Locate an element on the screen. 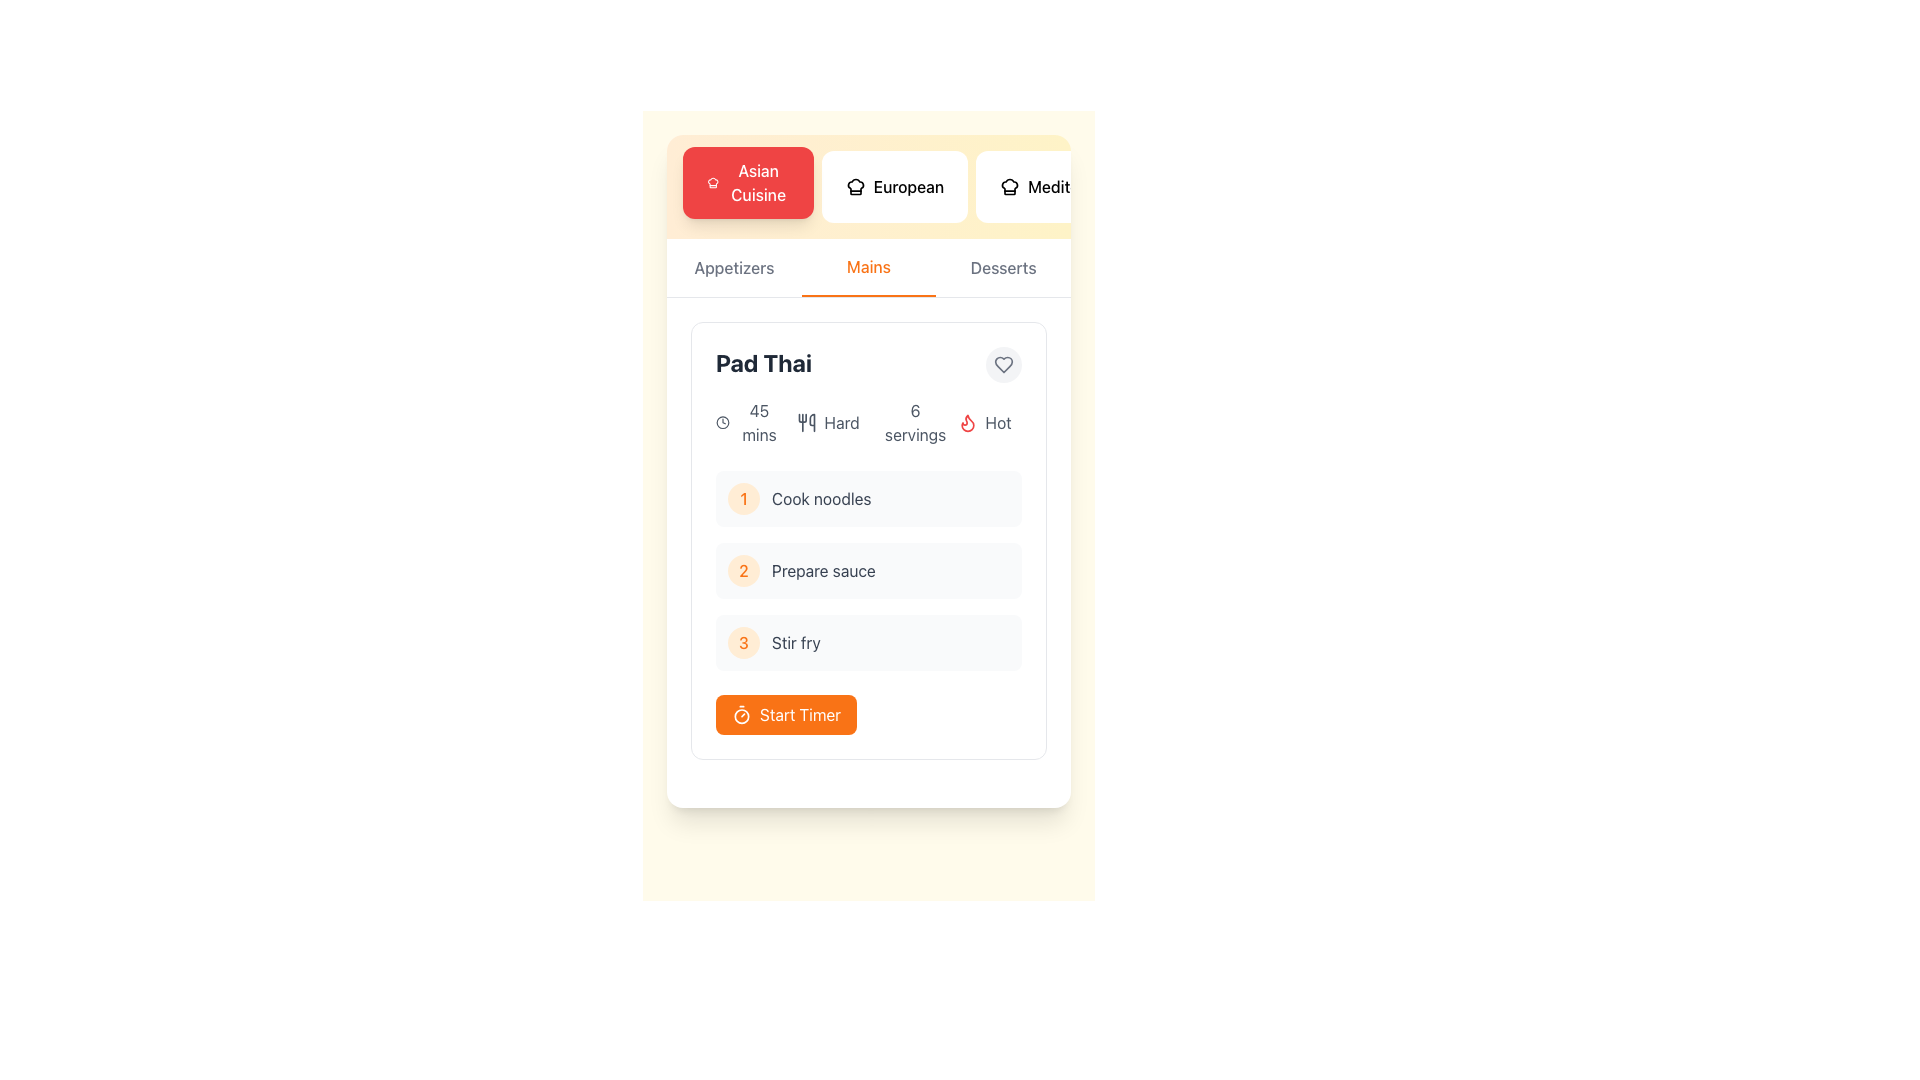 The height and width of the screenshot is (1080, 1920). the Text and icon component displaying the clock icon and '45 mins' text, which is positioned in the card section of the 'Pad Thai' recipe information is located at coordinates (747, 422).